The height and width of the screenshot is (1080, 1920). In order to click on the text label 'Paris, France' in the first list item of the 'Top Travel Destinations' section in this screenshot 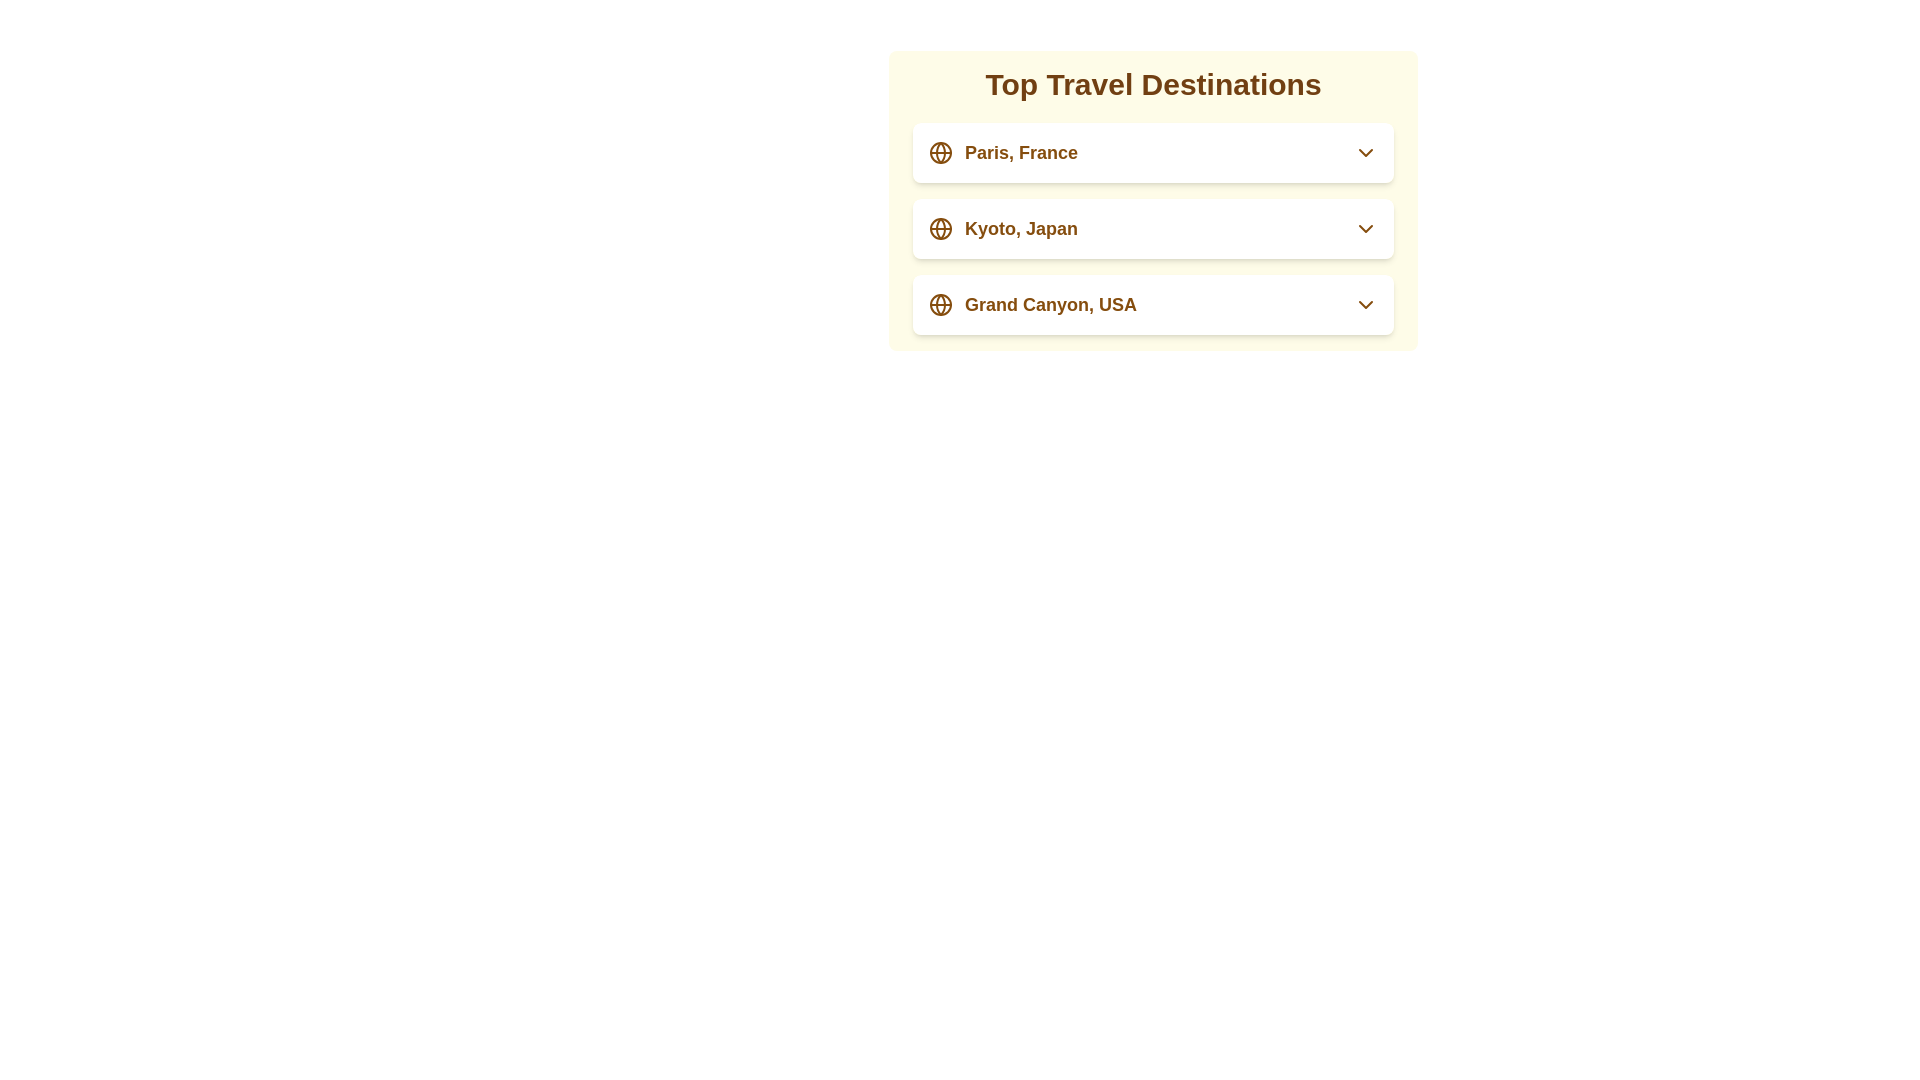, I will do `click(1003, 152)`.